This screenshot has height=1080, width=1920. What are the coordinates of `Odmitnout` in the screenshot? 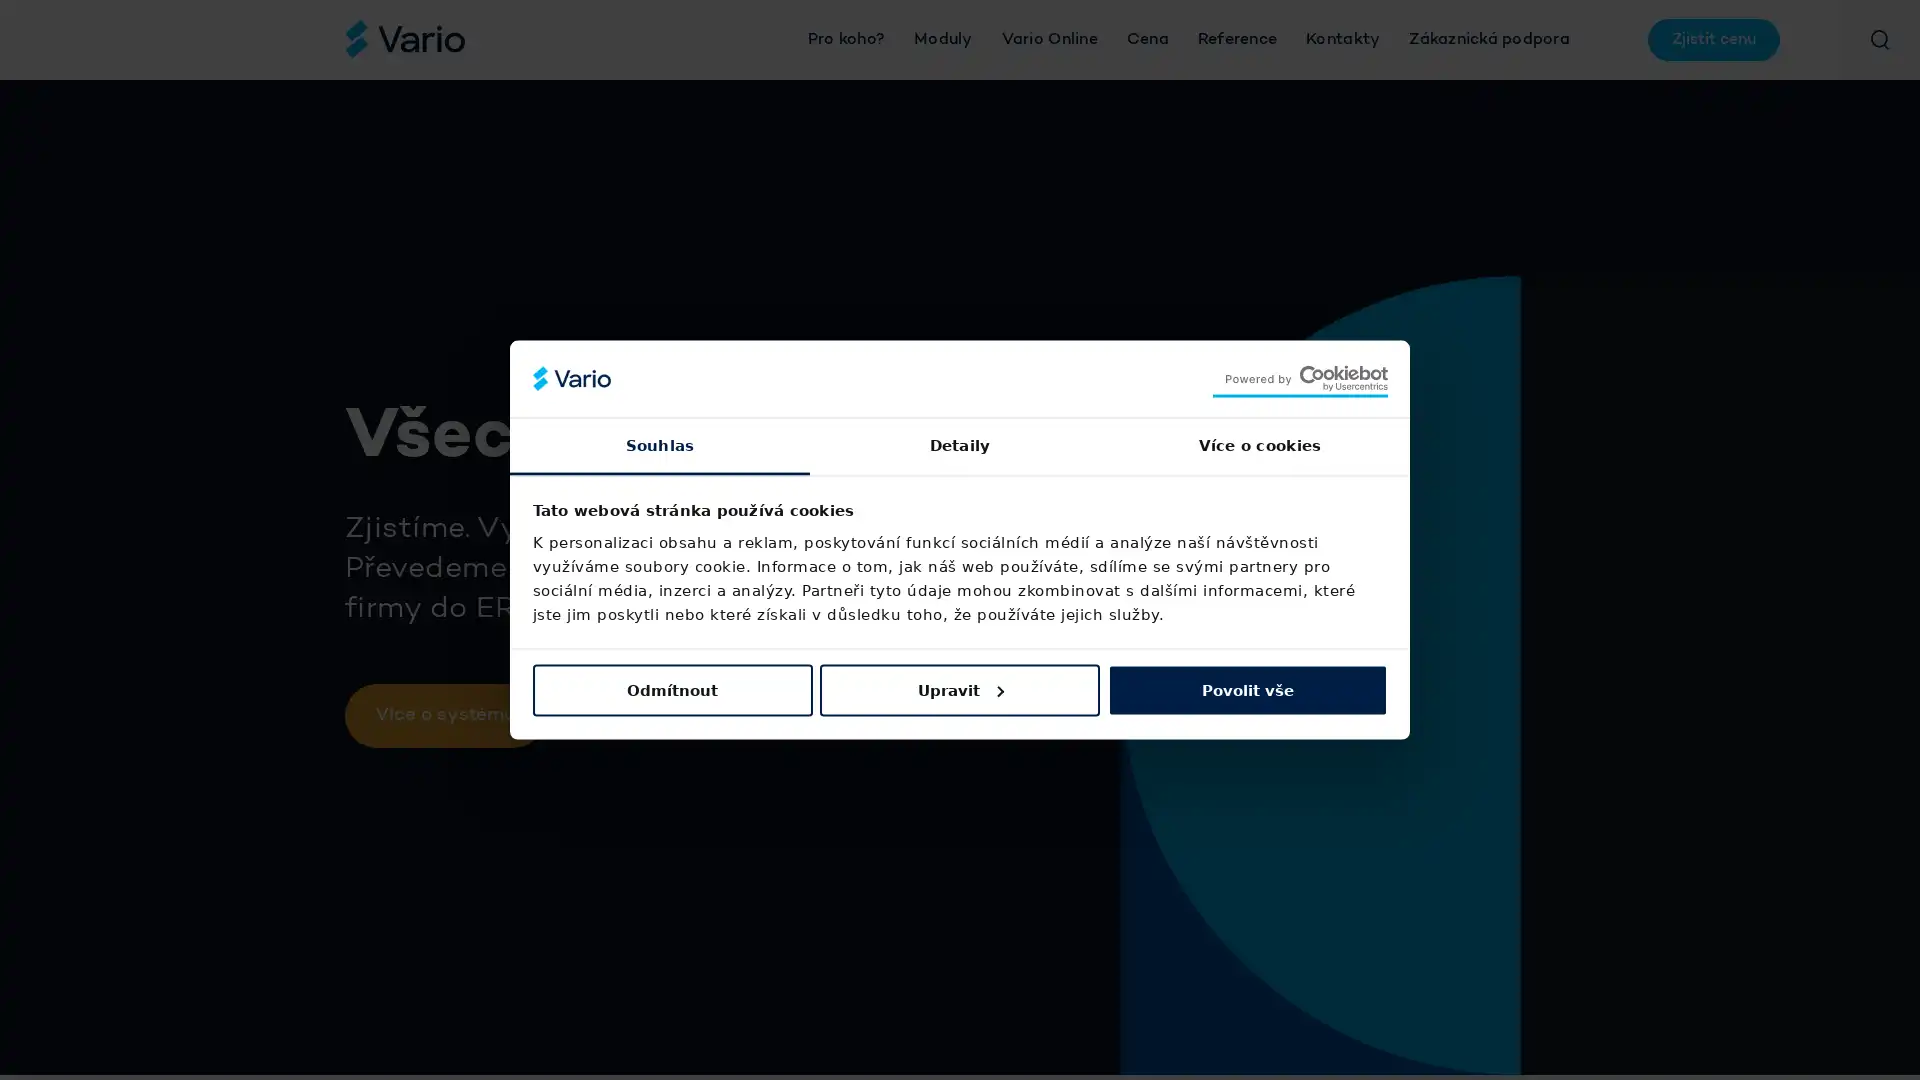 It's located at (672, 689).